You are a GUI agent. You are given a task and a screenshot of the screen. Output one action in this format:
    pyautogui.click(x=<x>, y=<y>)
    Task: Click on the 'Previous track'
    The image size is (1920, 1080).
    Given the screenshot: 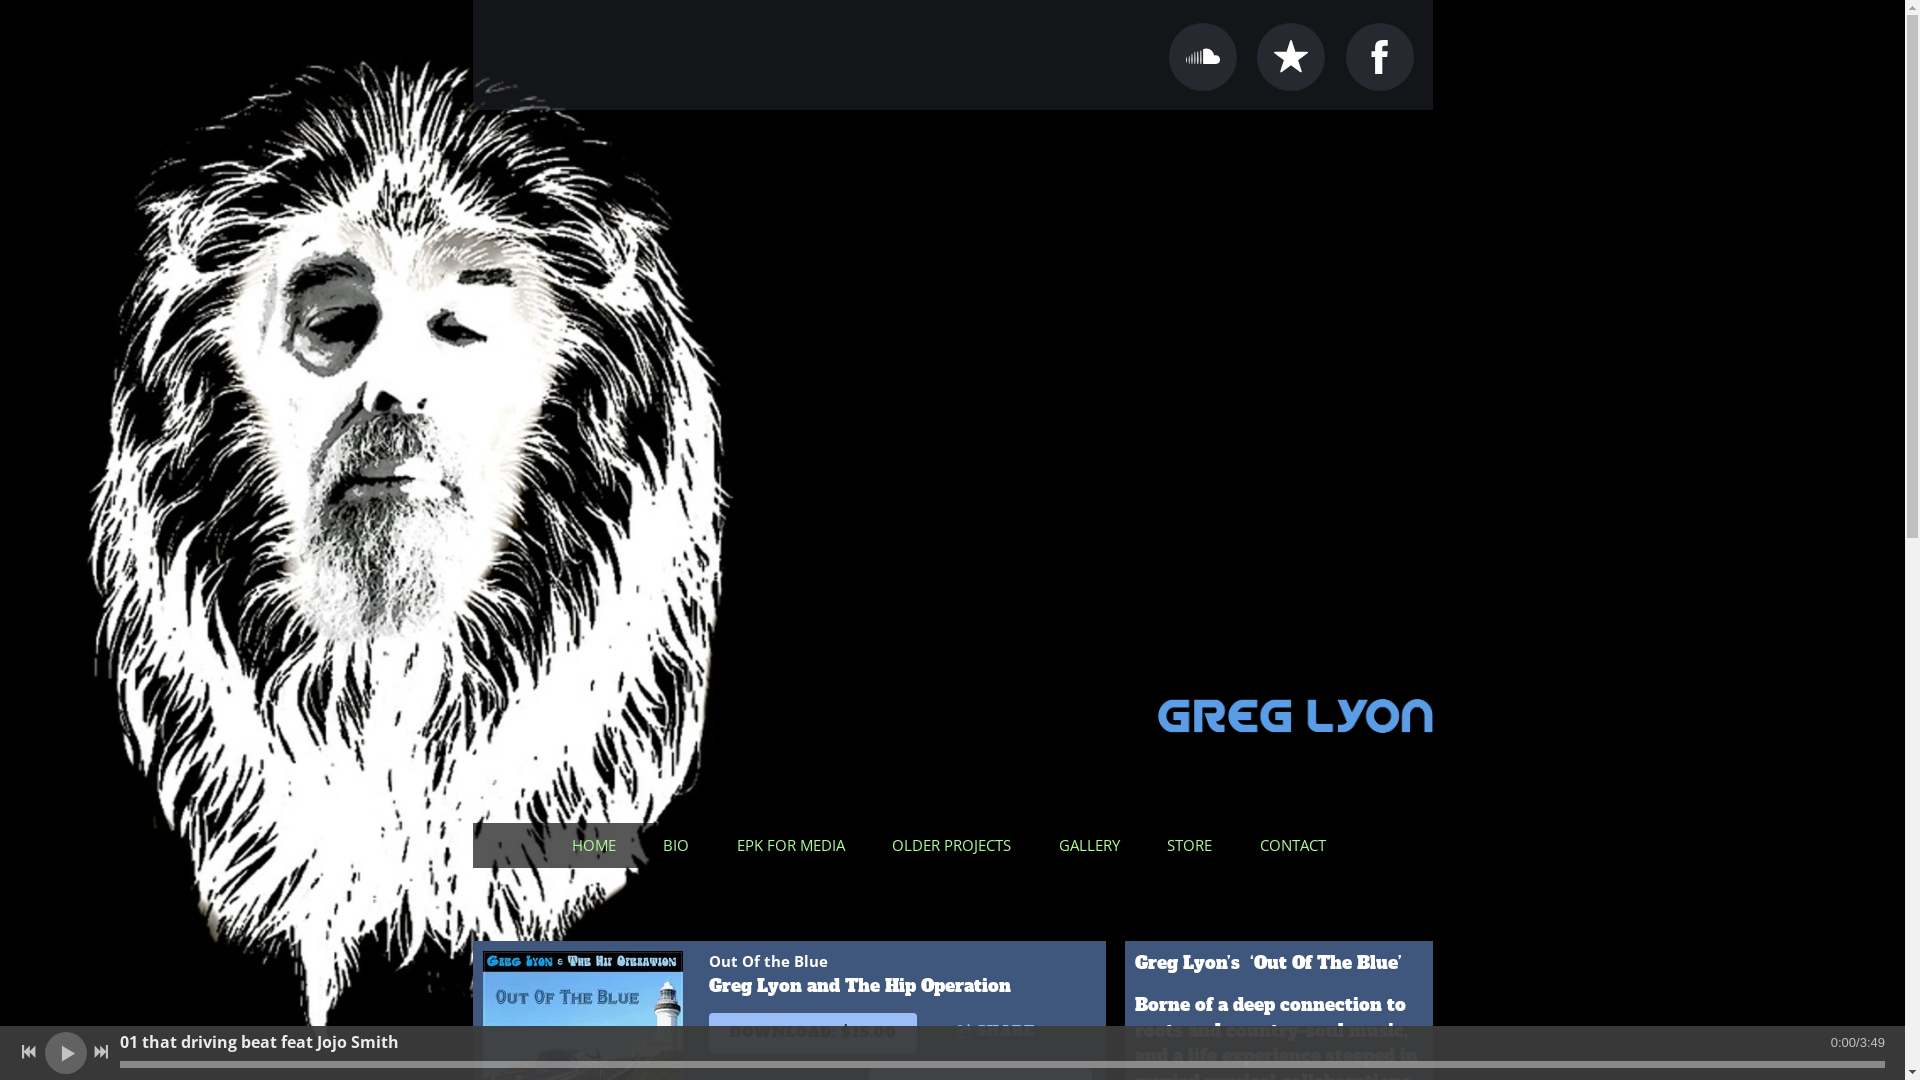 What is the action you would take?
    pyautogui.click(x=19, y=1051)
    